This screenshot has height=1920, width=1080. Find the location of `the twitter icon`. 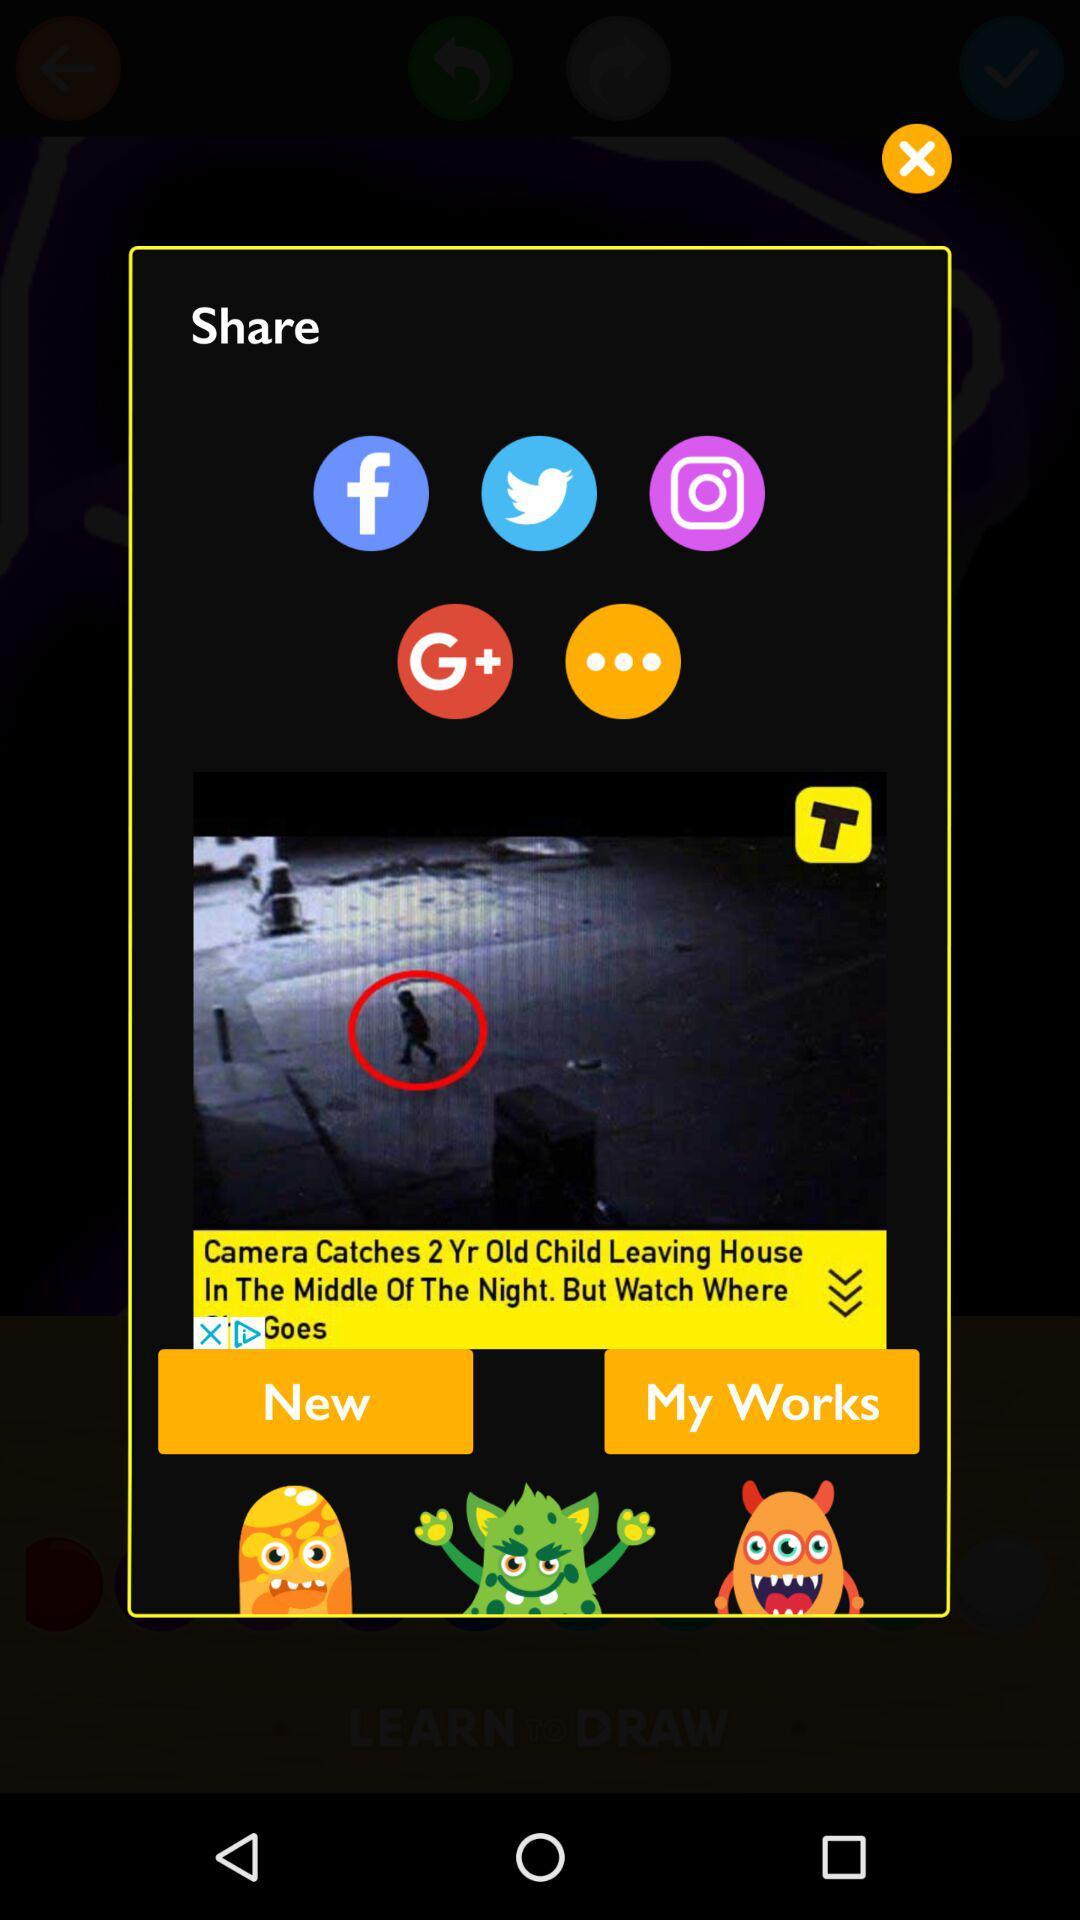

the twitter icon is located at coordinates (538, 493).